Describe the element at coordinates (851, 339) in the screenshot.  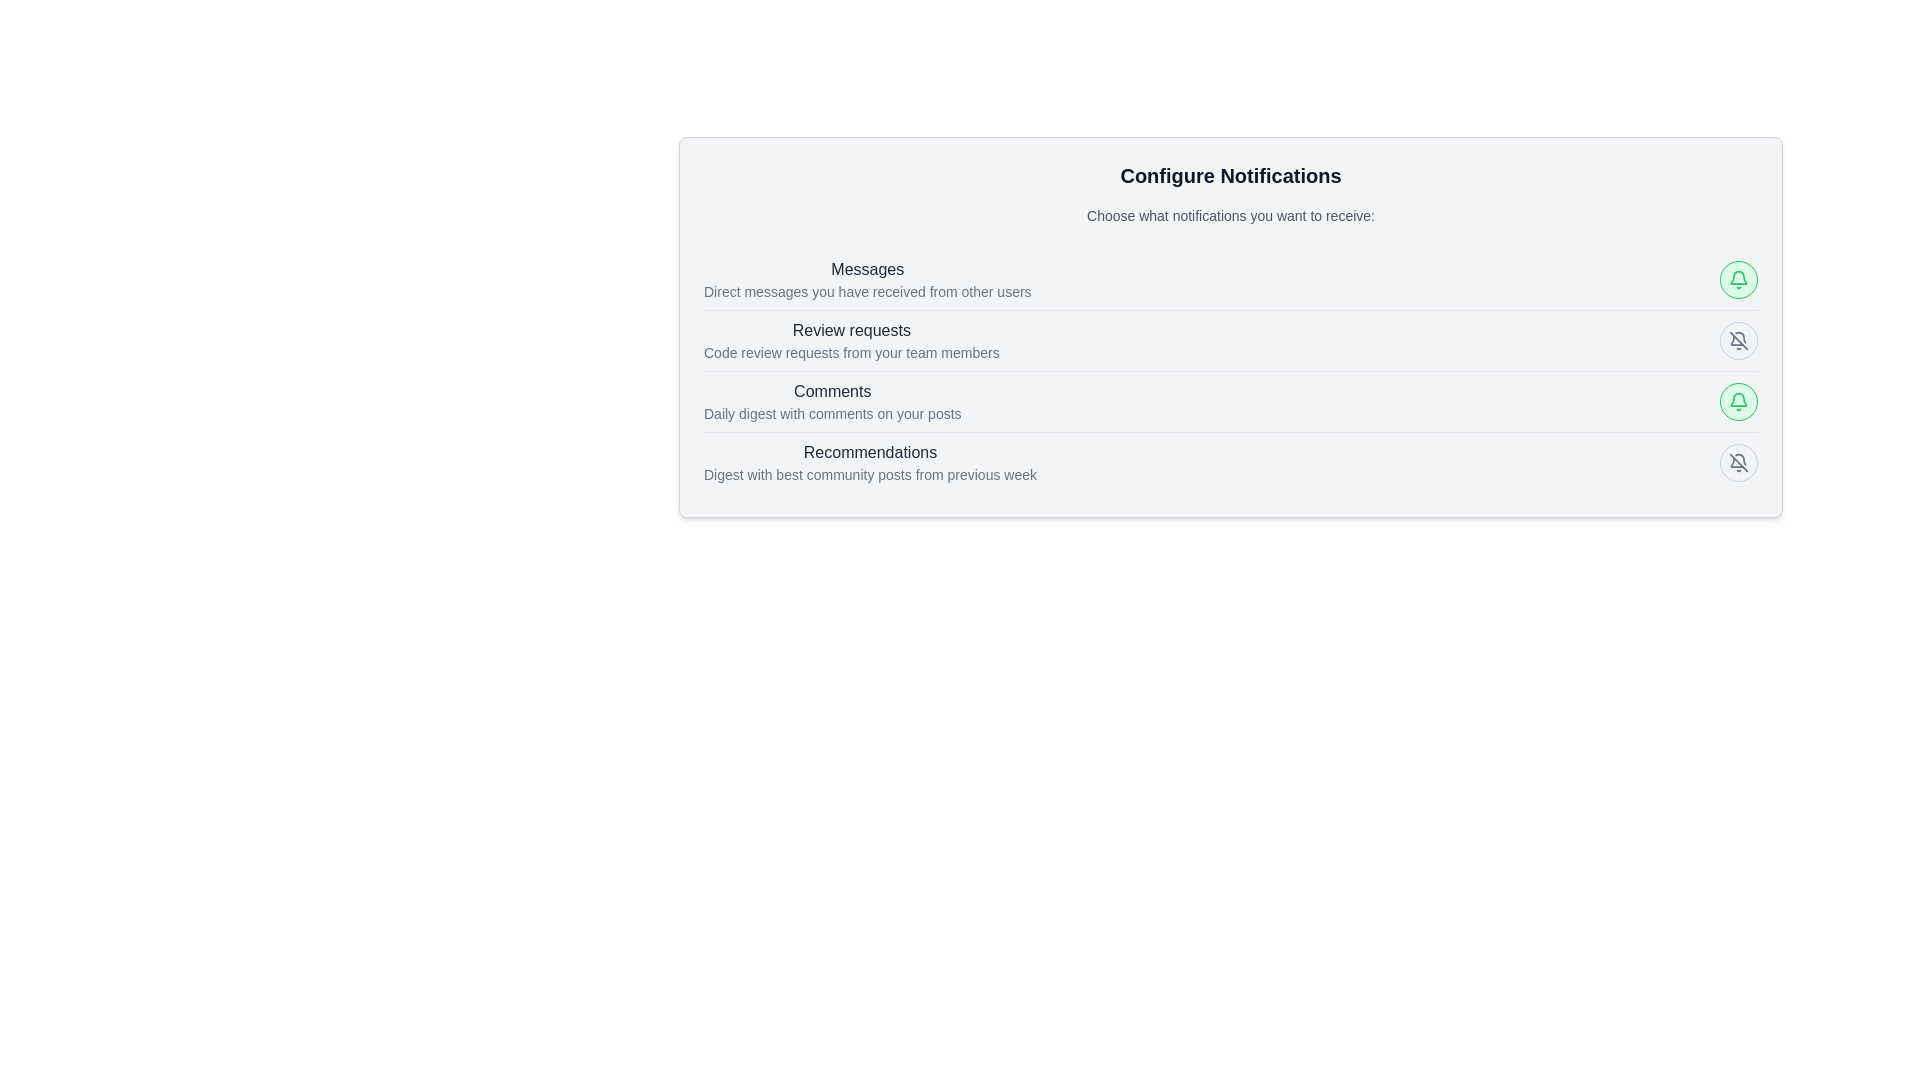
I see `text displayed in the selectable category for code review notifications located in the notification settings panel, positioned as the second item under 'Configure Notifications'` at that location.